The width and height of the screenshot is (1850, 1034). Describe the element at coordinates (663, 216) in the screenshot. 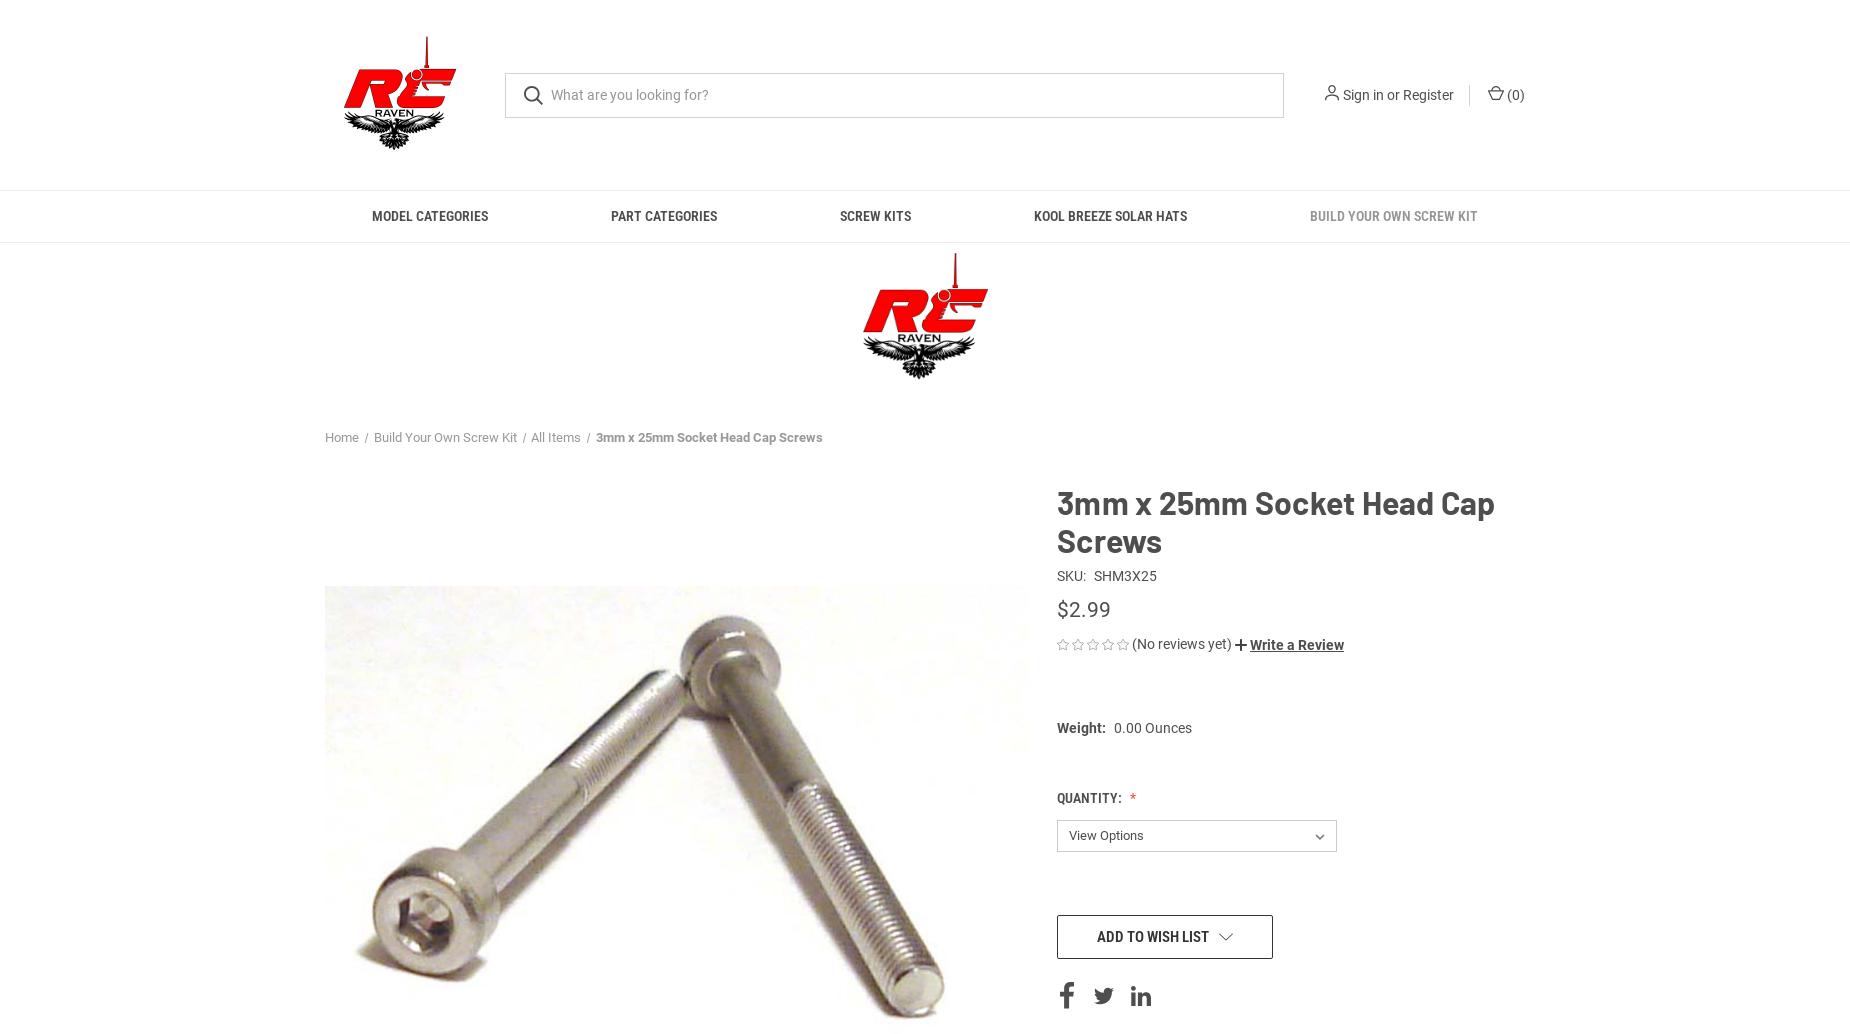

I see `'Part Categories'` at that location.